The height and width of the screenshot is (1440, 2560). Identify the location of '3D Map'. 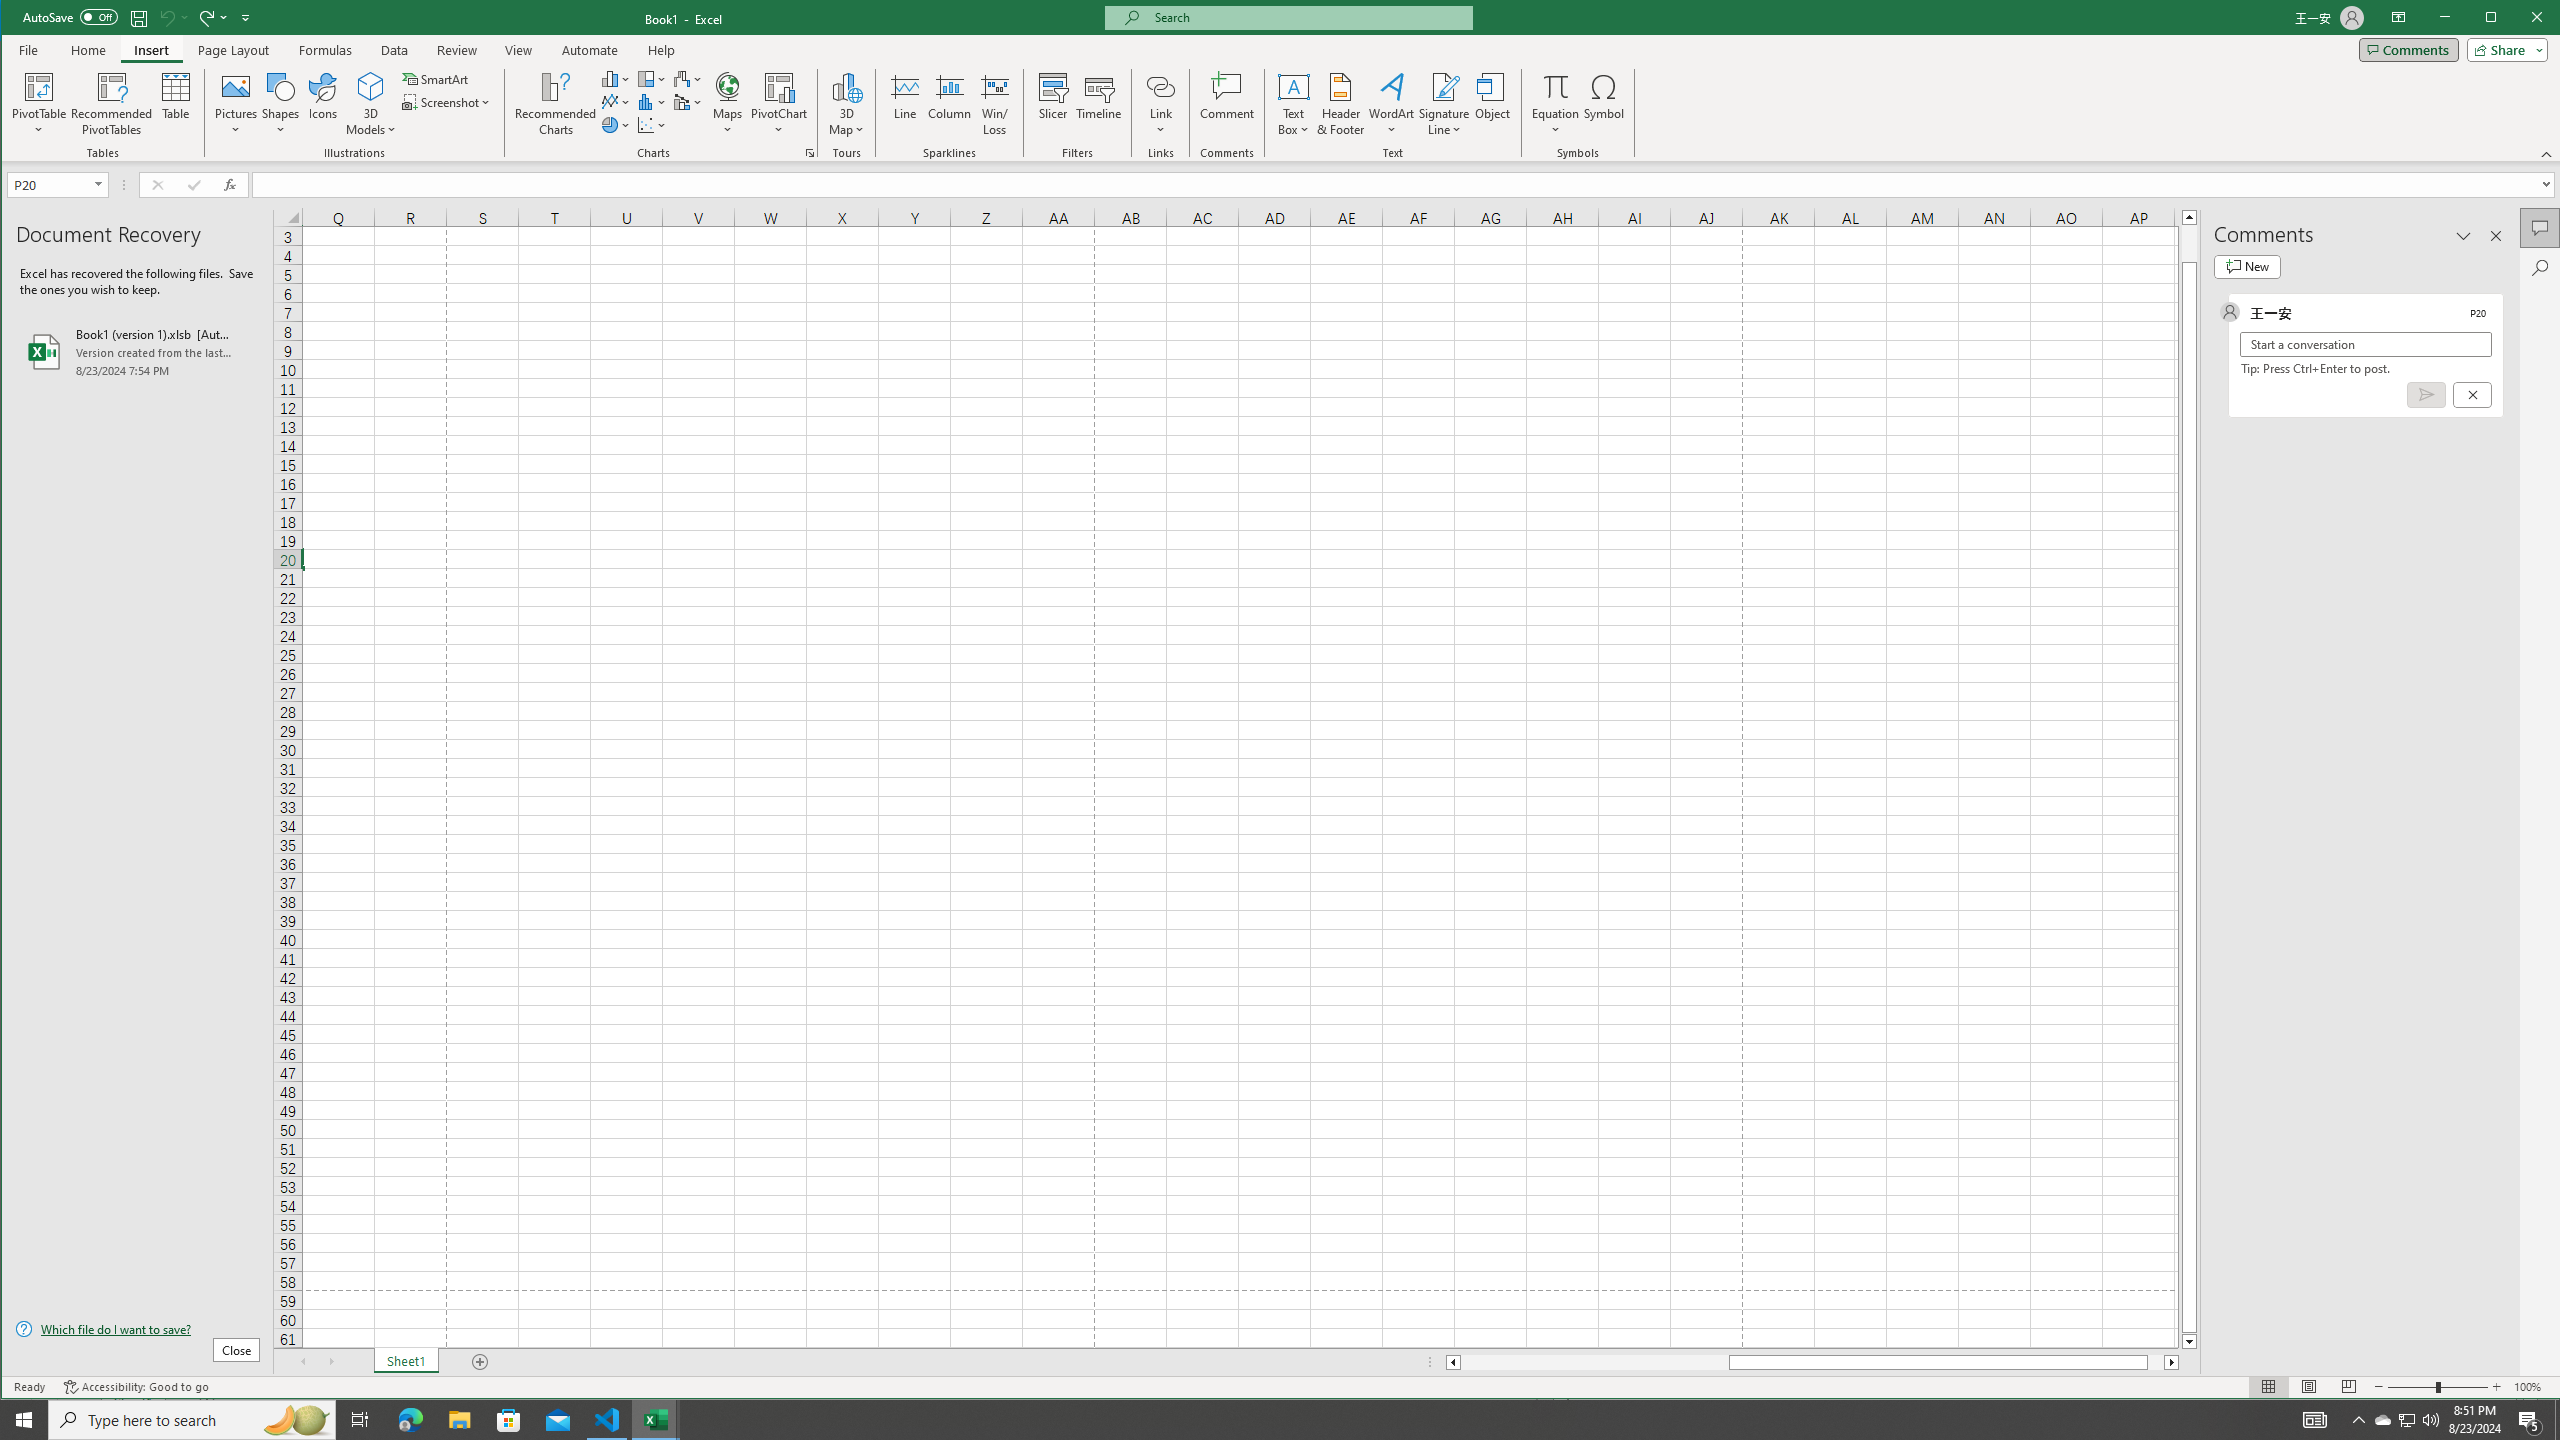
(847, 85).